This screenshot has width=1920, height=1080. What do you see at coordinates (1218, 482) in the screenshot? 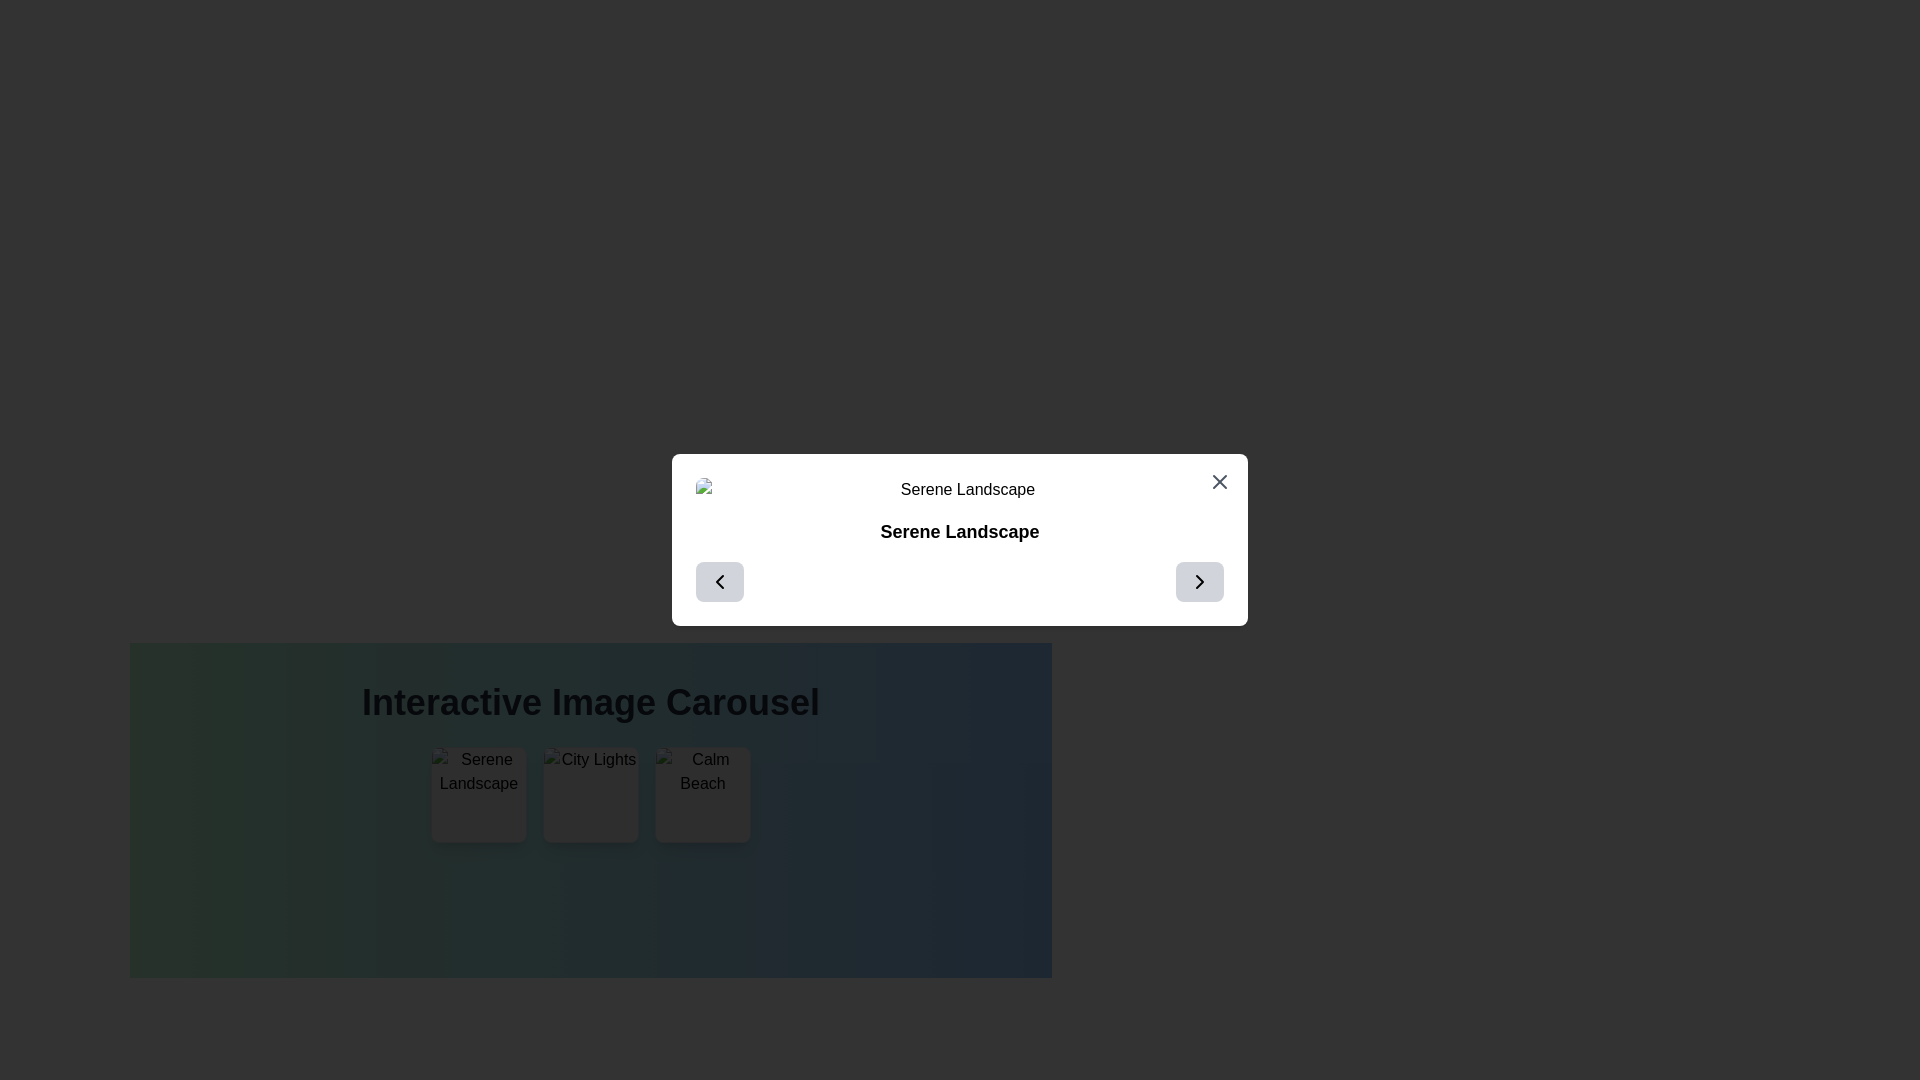
I see `the close button represented by an 'X' icon in the top-right corner of the modal dialog` at bounding box center [1218, 482].